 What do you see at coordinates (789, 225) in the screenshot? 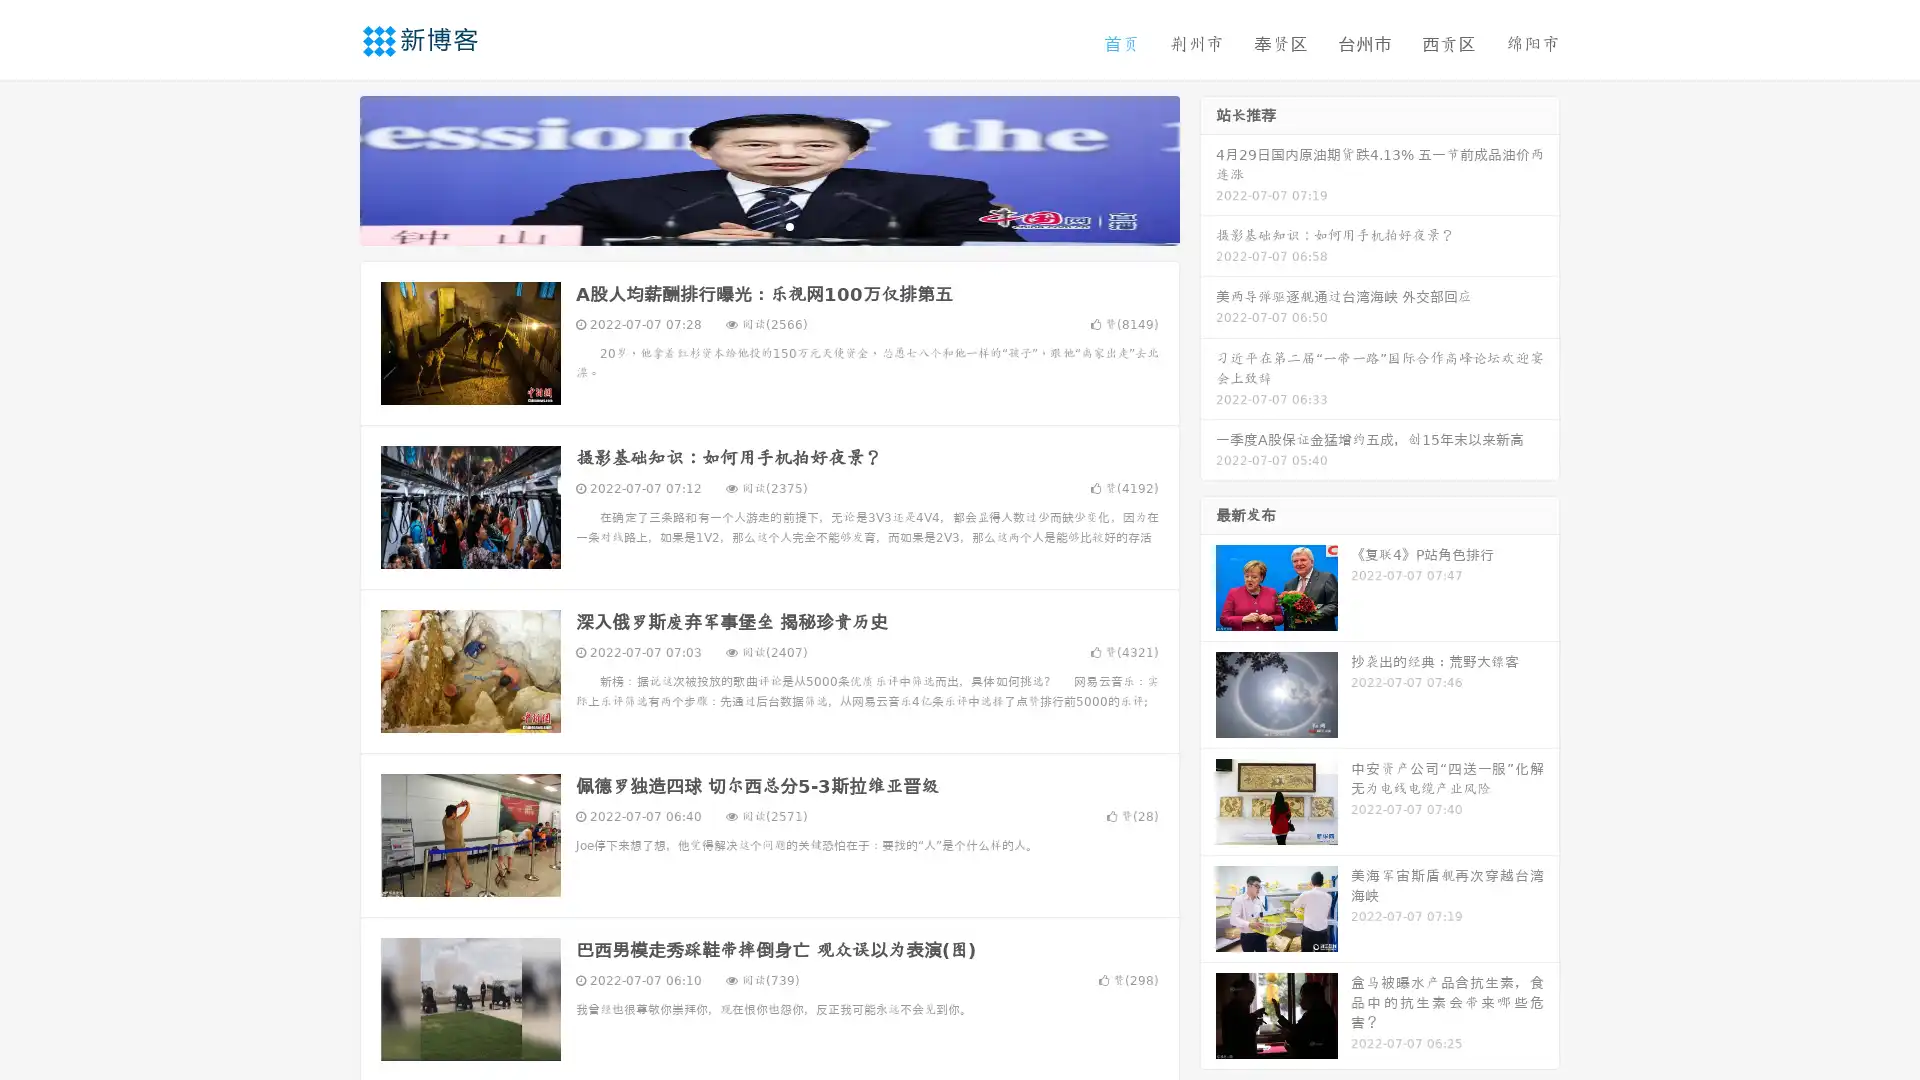
I see `Go to slide 3` at bounding box center [789, 225].